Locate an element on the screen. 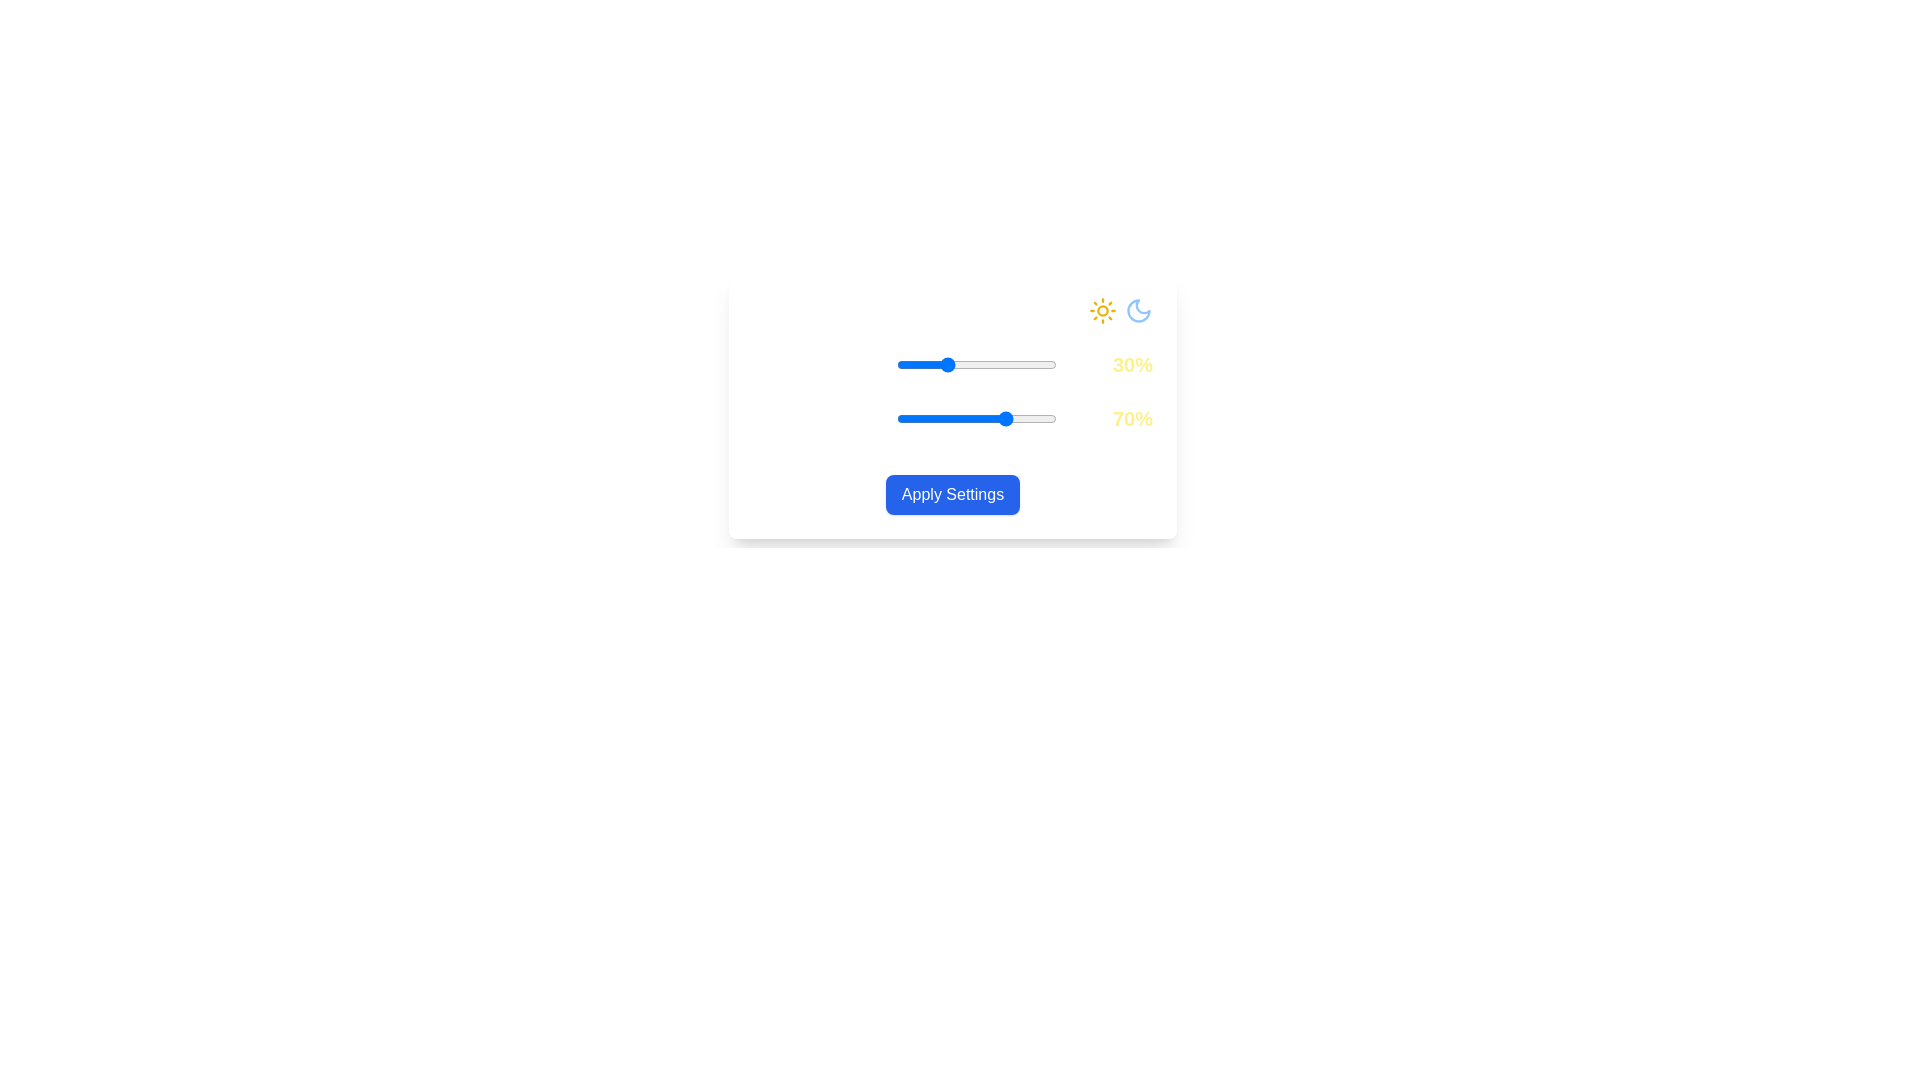 The height and width of the screenshot is (1080, 1920). the Daylight Intensity slider to 33% is located at coordinates (948, 365).